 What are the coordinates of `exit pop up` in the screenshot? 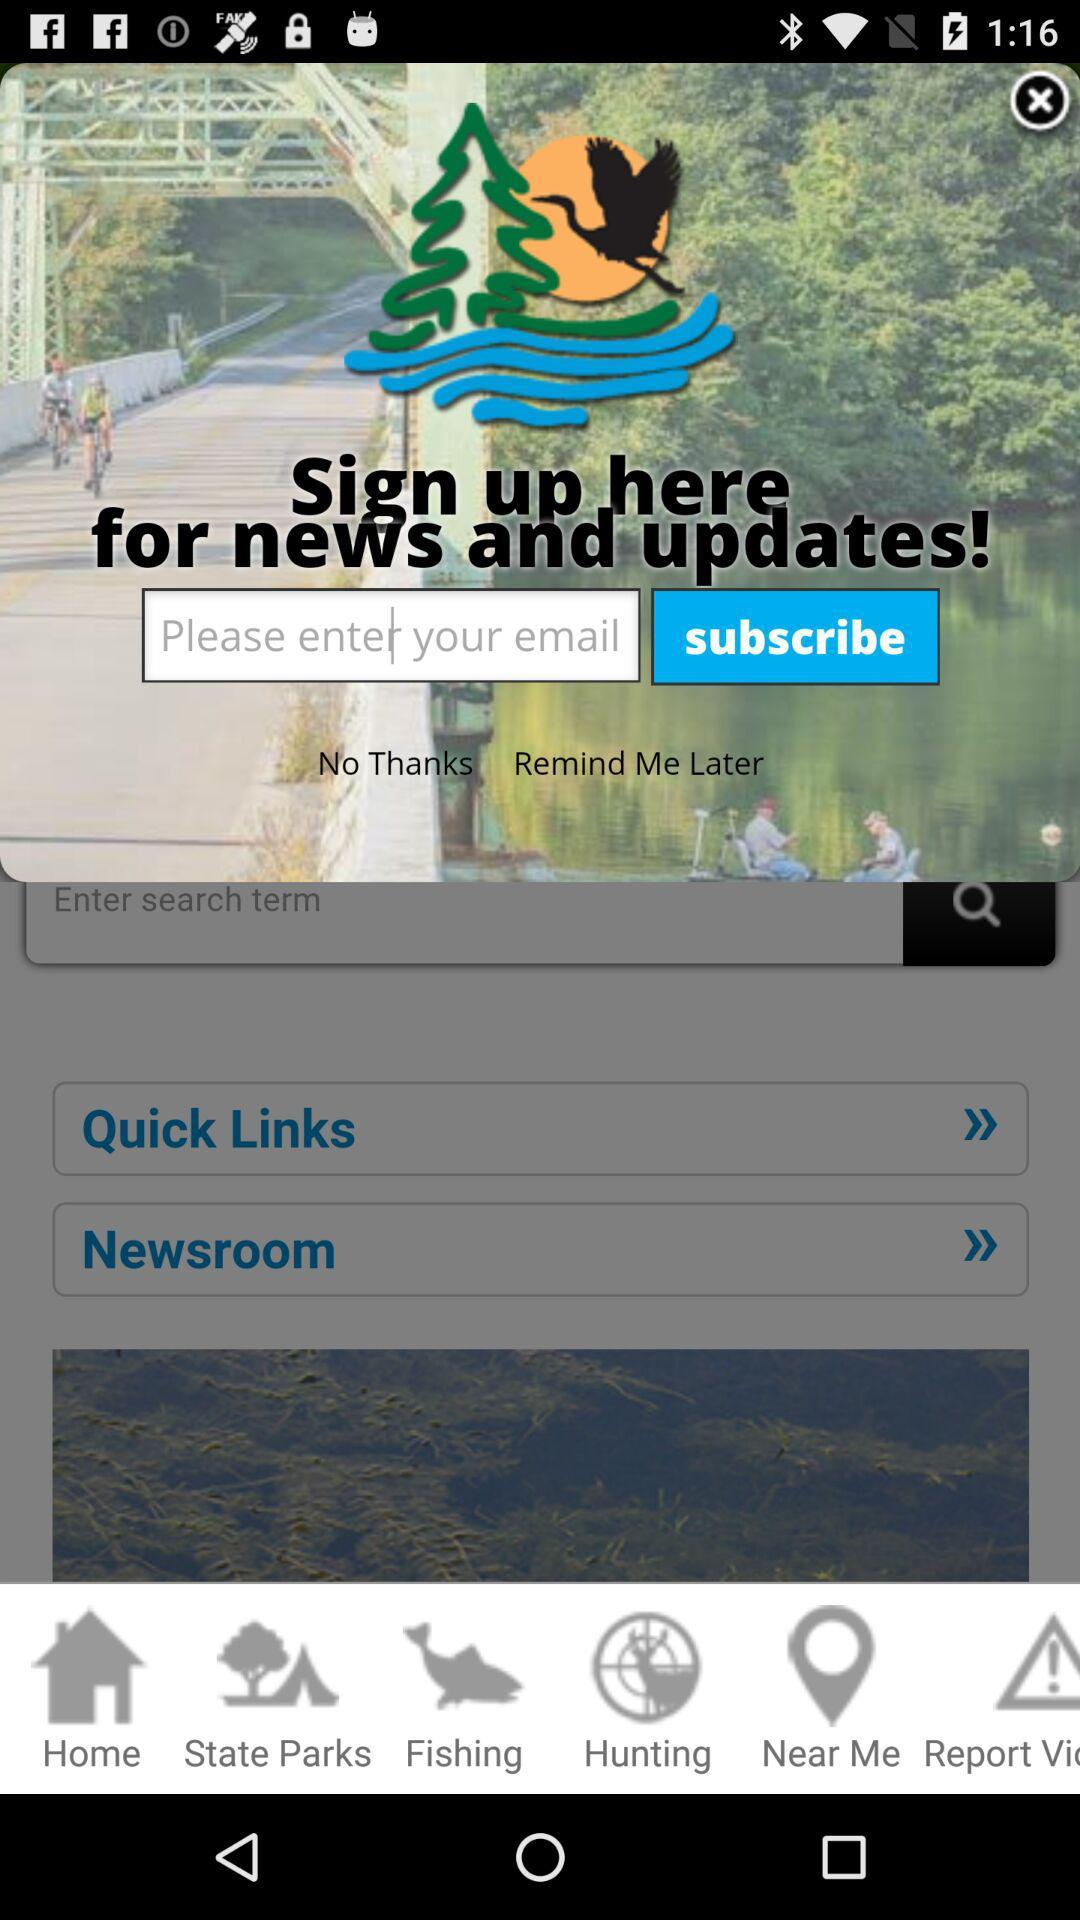 It's located at (540, 829).